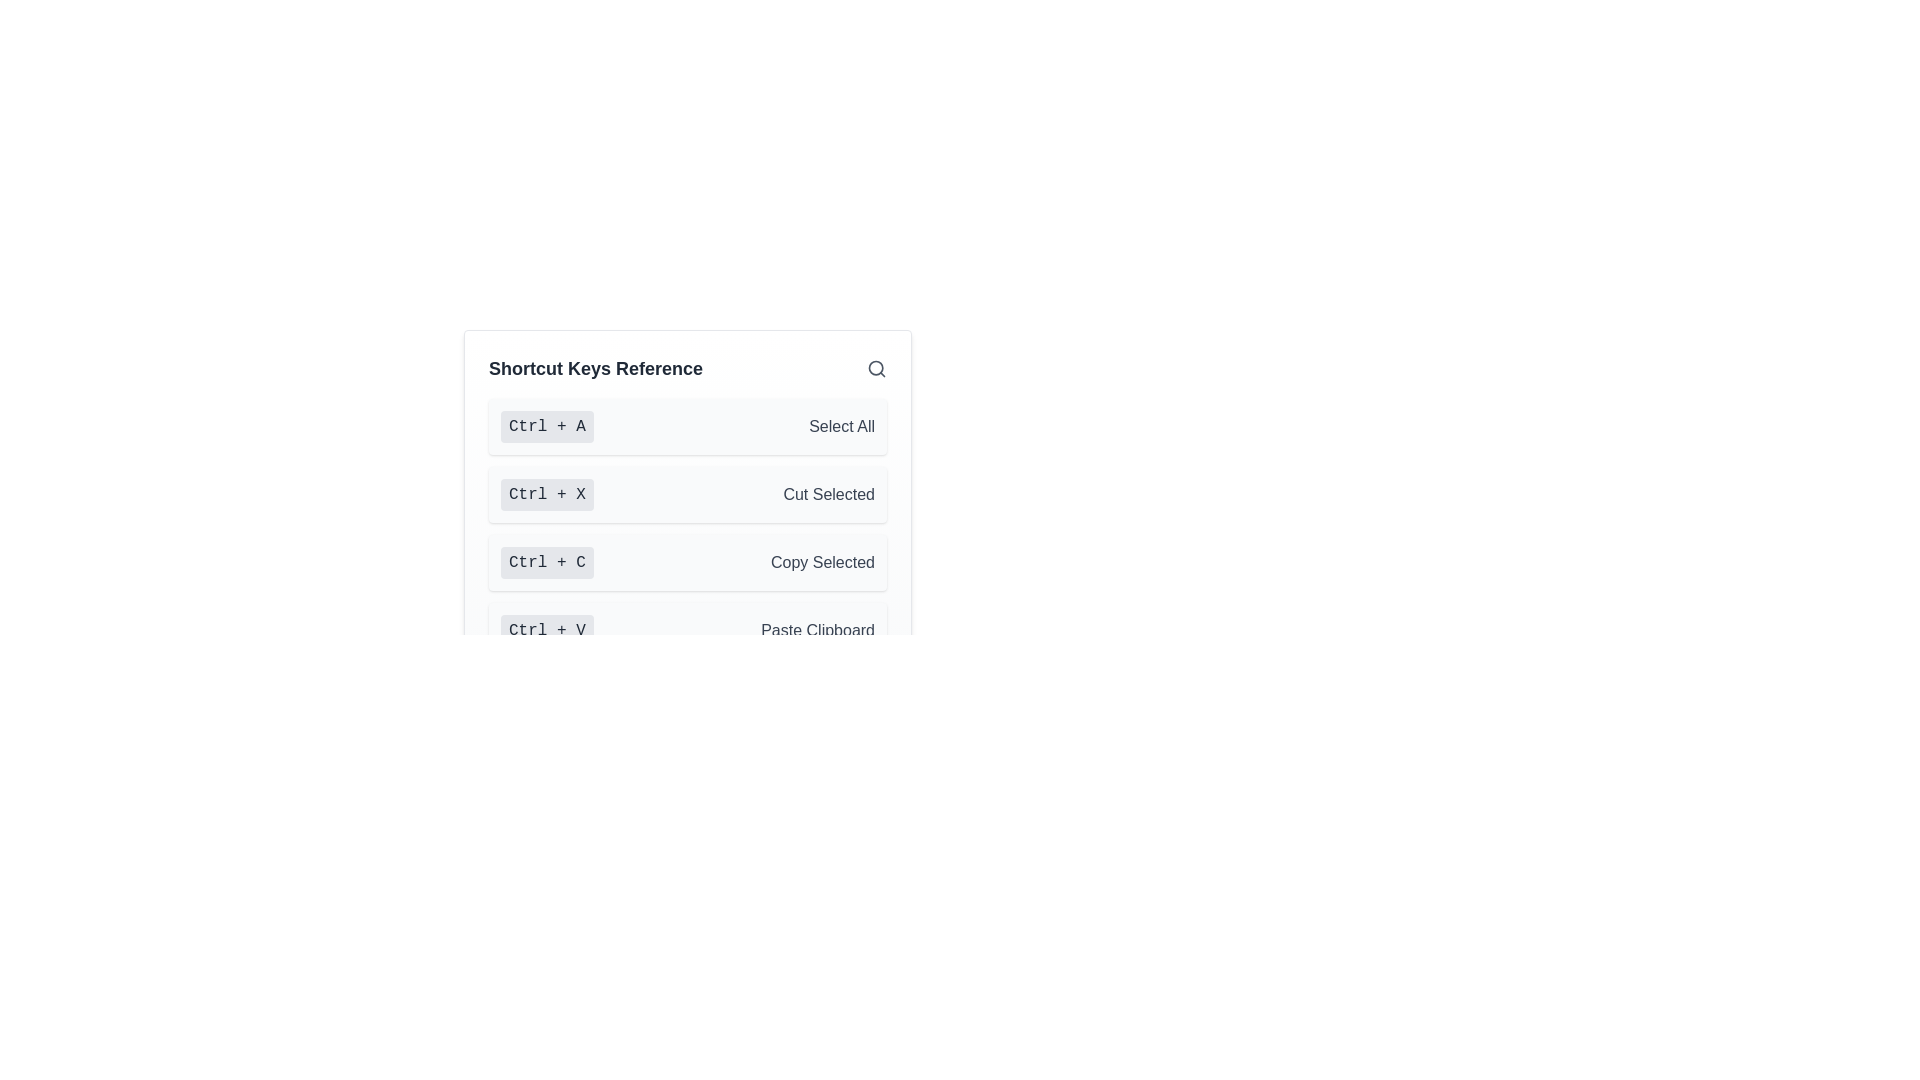 This screenshot has width=1920, height=1080. What do you see at coordinates (687, 631) in the screenshot?
I see `the informational display element that describes the 'Paste Clipboard' keyboard shortcut, which is the fourth item in a vertical list of shortcut key references, located below 'Ctrl + C - Copy Selected'` at bounding box center [687, 631].